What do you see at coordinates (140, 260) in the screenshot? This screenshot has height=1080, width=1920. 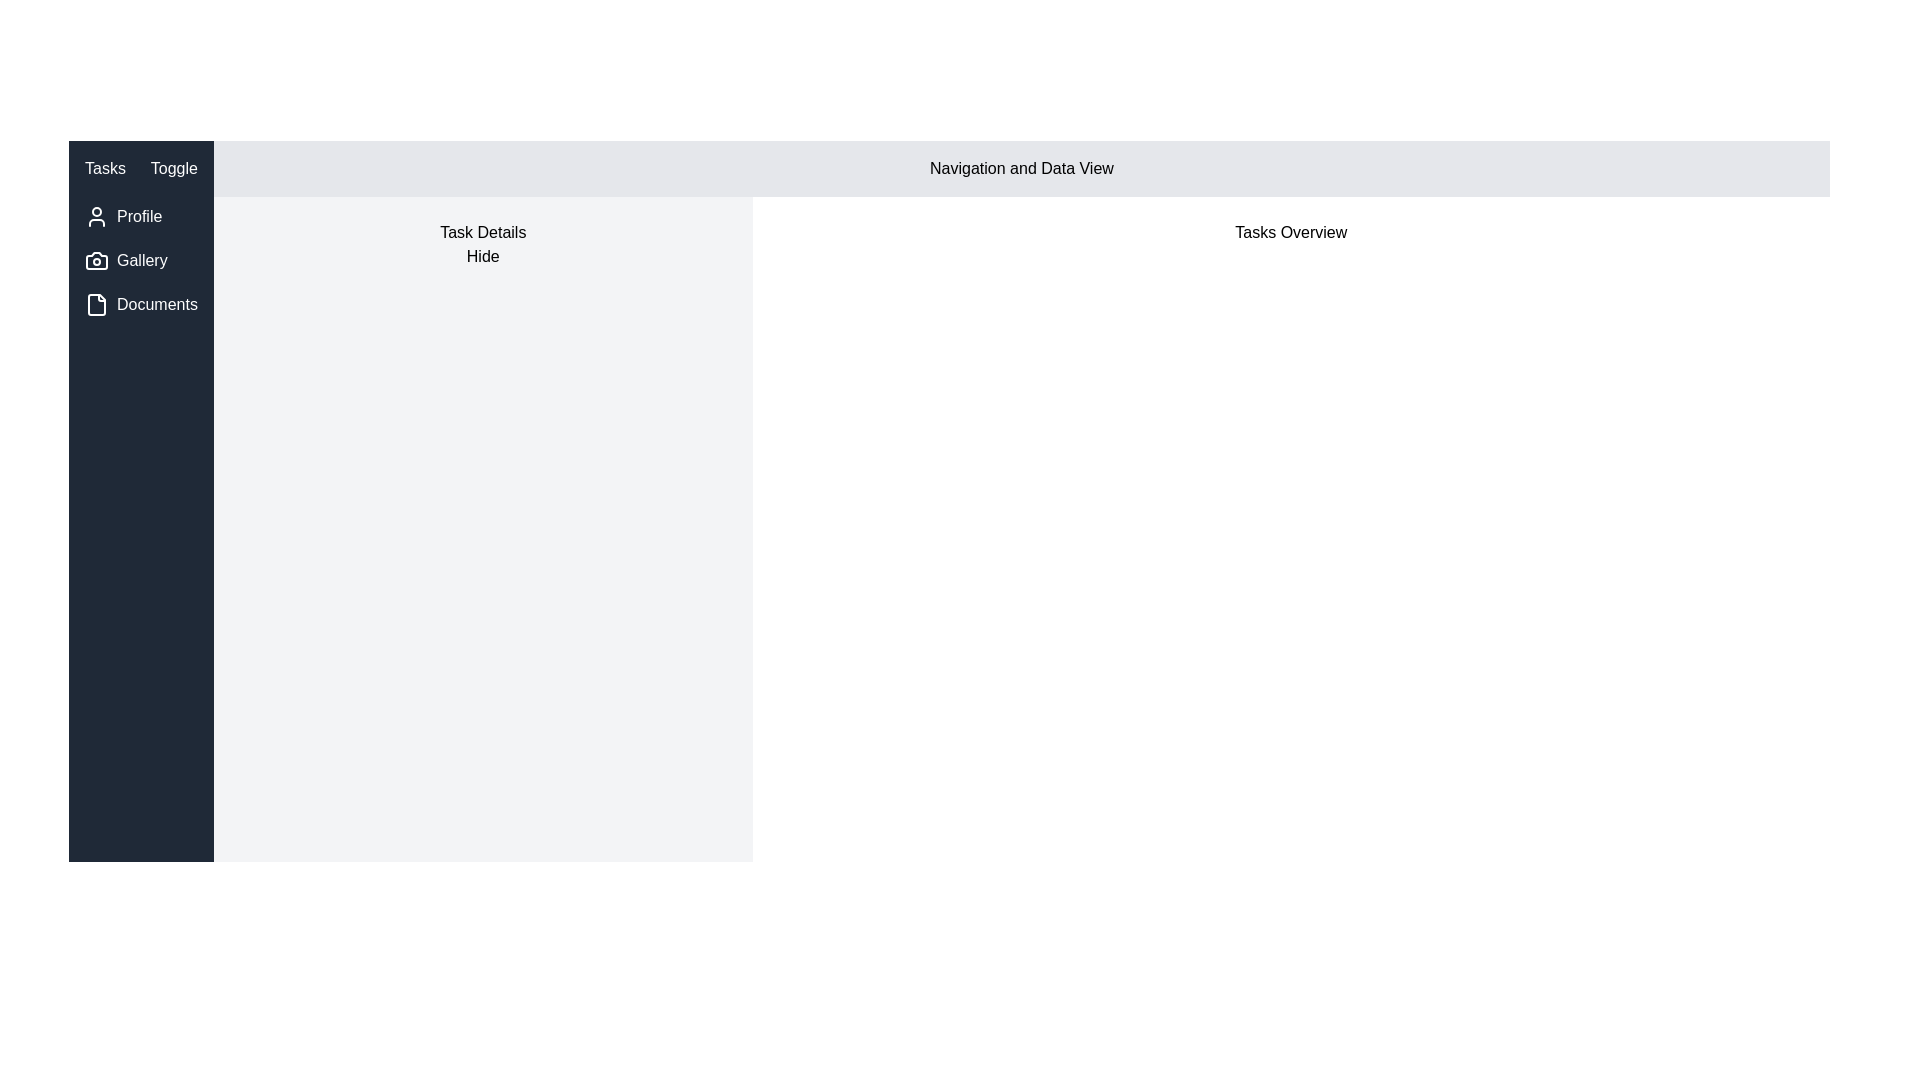 I see `the navigation button labeled 'Gallery' with a camera icon, located in the sidebar between 'Profile' and 'Documents'` at bounding box center [140, 260].